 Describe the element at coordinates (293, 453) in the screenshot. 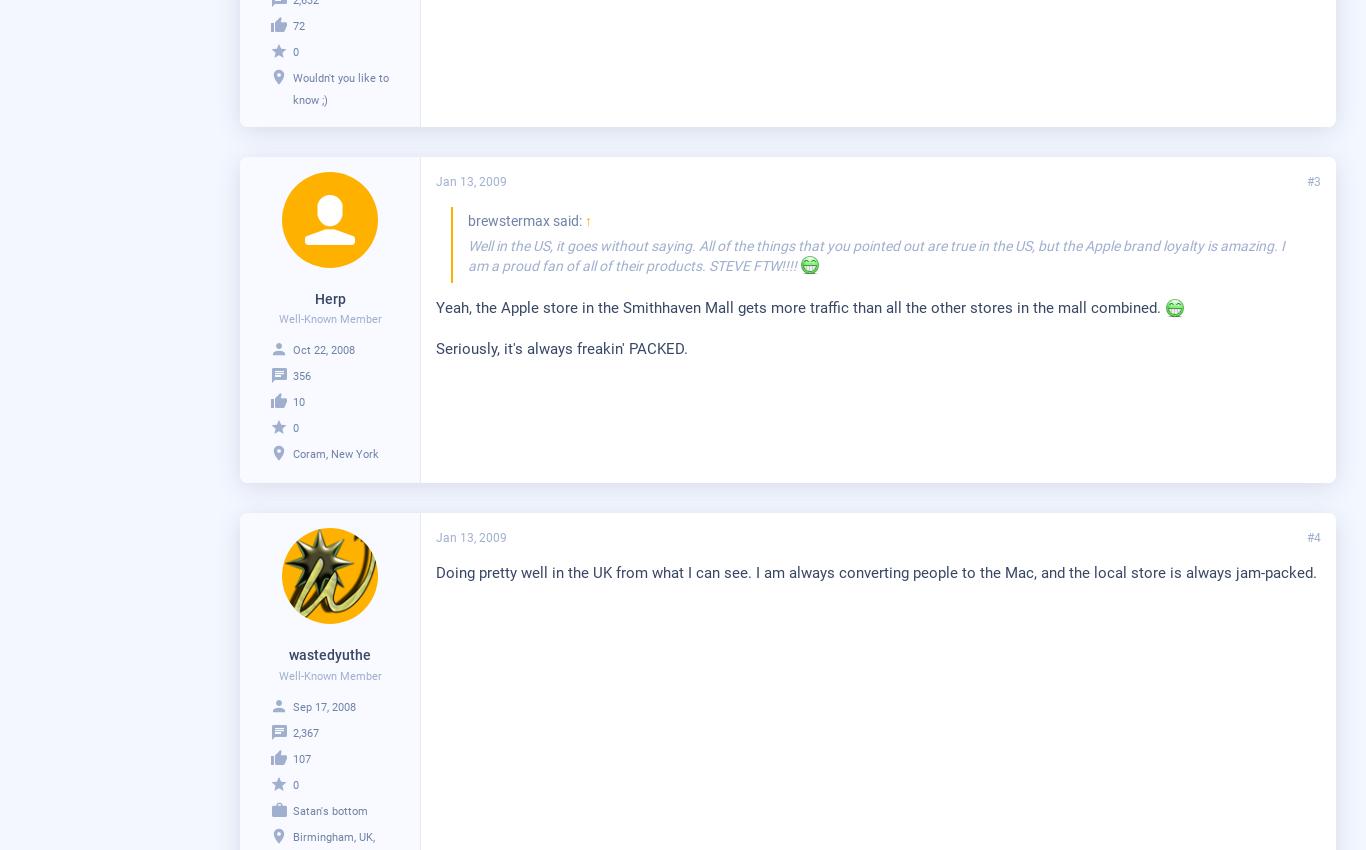

I see `'Coram, New York'` at that location.